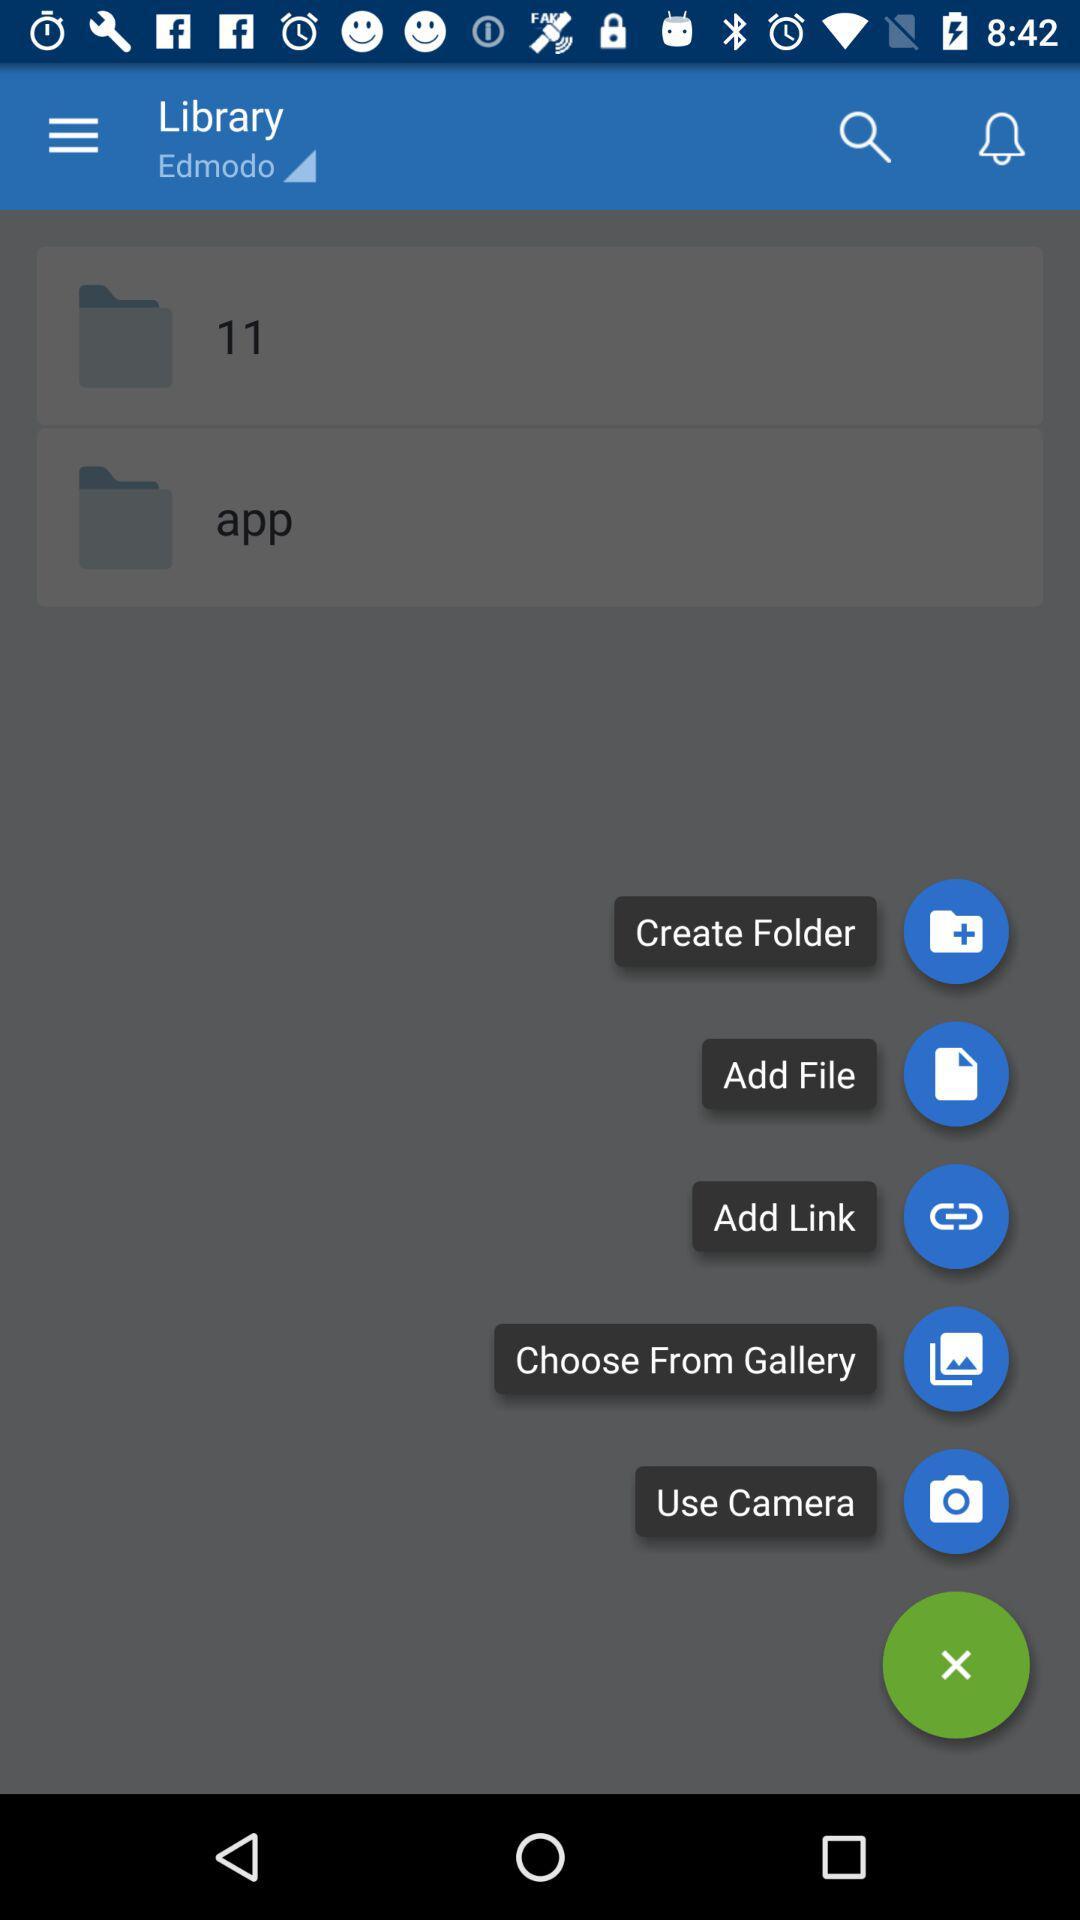 This screenshot has height=1920, width=1080. Describe the element at coordinates (955, 1501) in the screenshot. I see `use camera` at that location.